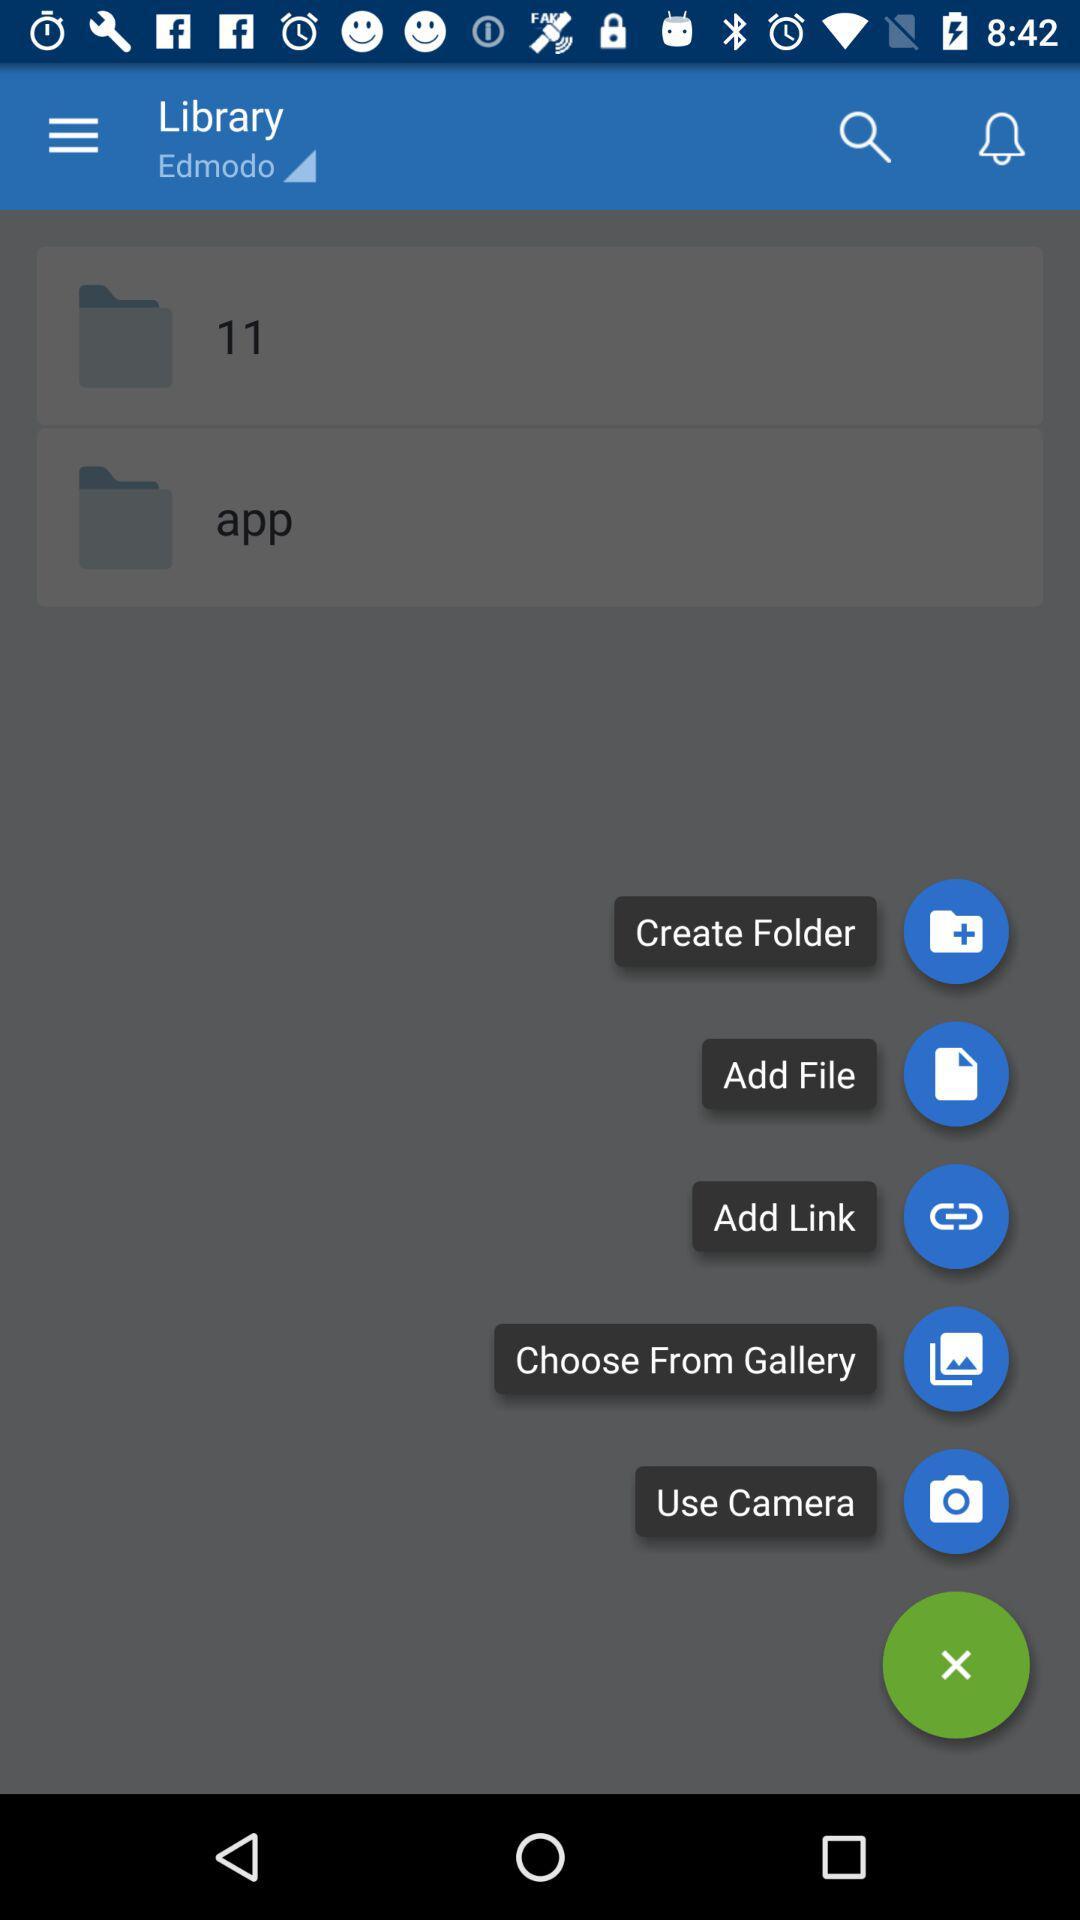 This screenshot has height=1920, width=1080. Describe the element at coordinates (955, 1501) in the screenshot. I see `use camera` at that location.